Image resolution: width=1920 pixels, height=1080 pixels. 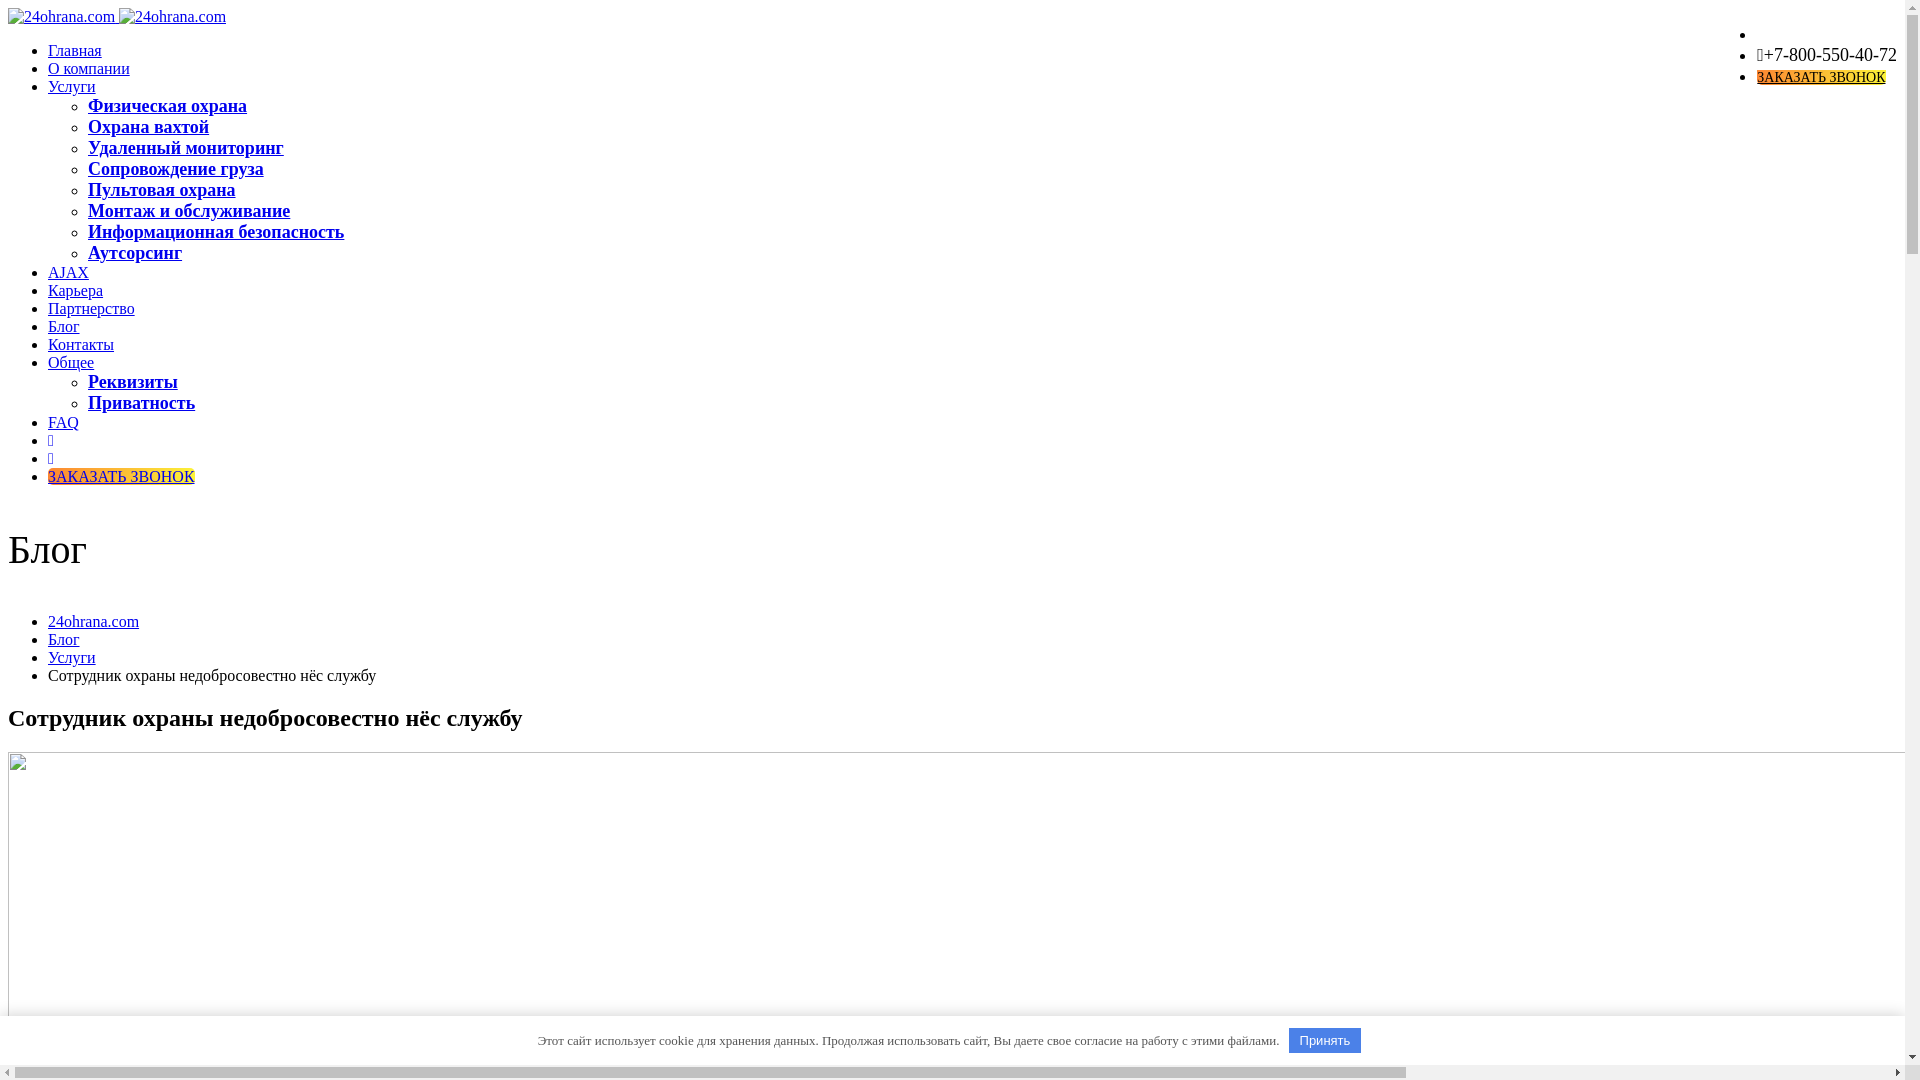 I want to click on 'FAQ', so click(x=63, y=421).